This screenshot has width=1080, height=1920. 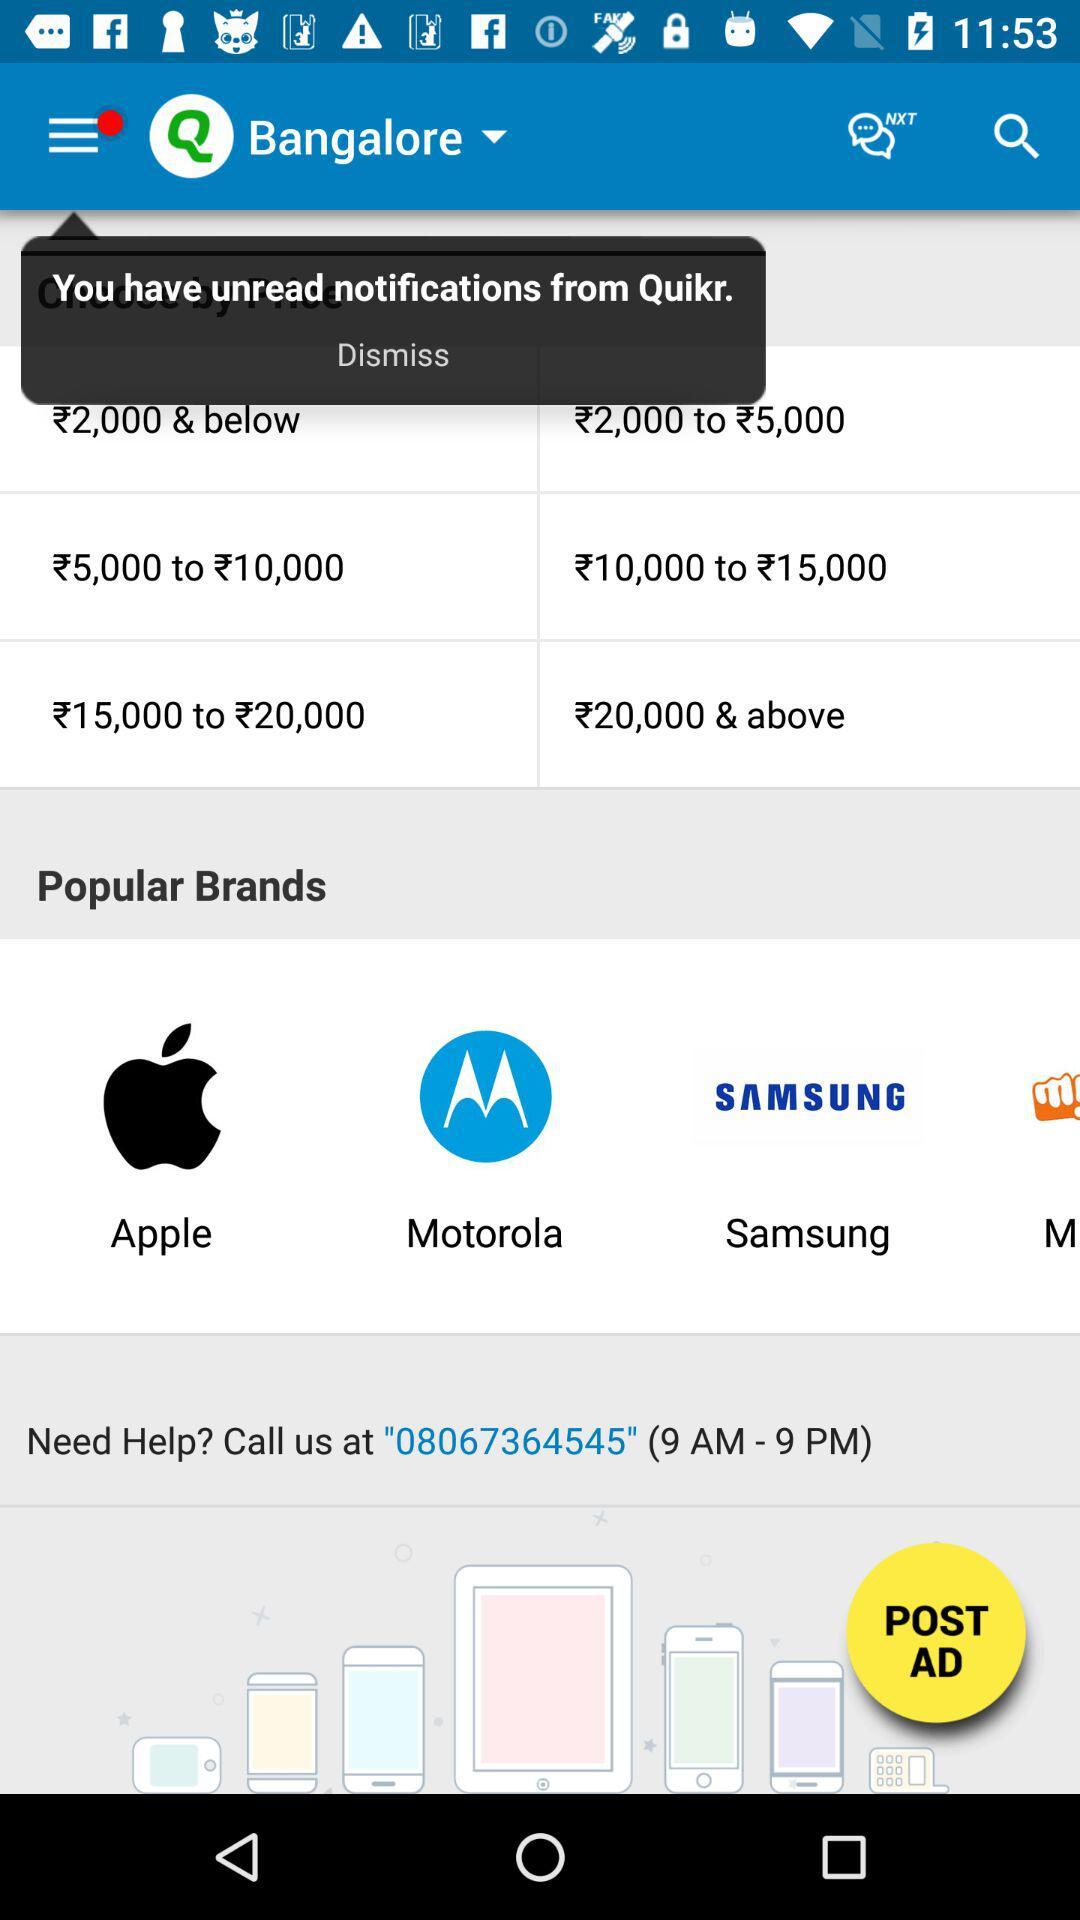 I want to click on post advertisement button, so click(x=938, y=1652).